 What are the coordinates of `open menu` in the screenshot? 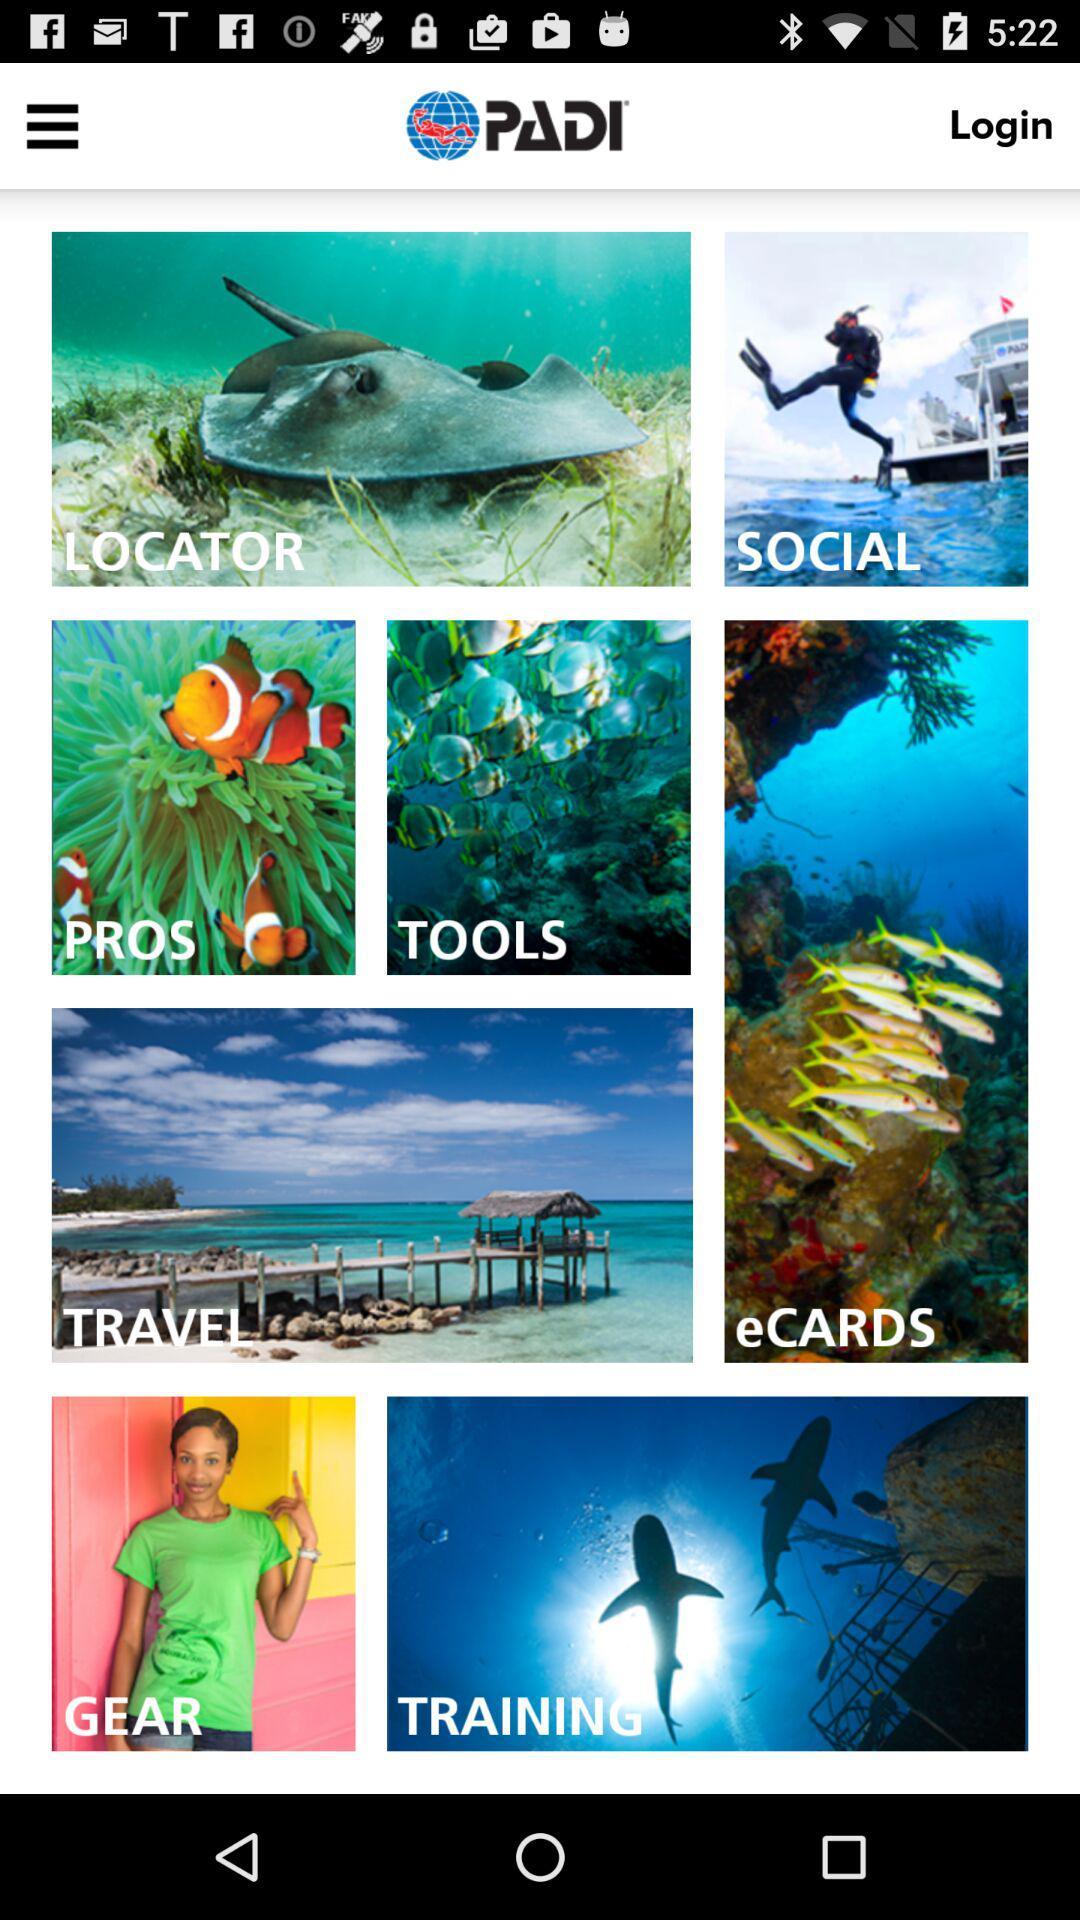 It's located at (51, 124).